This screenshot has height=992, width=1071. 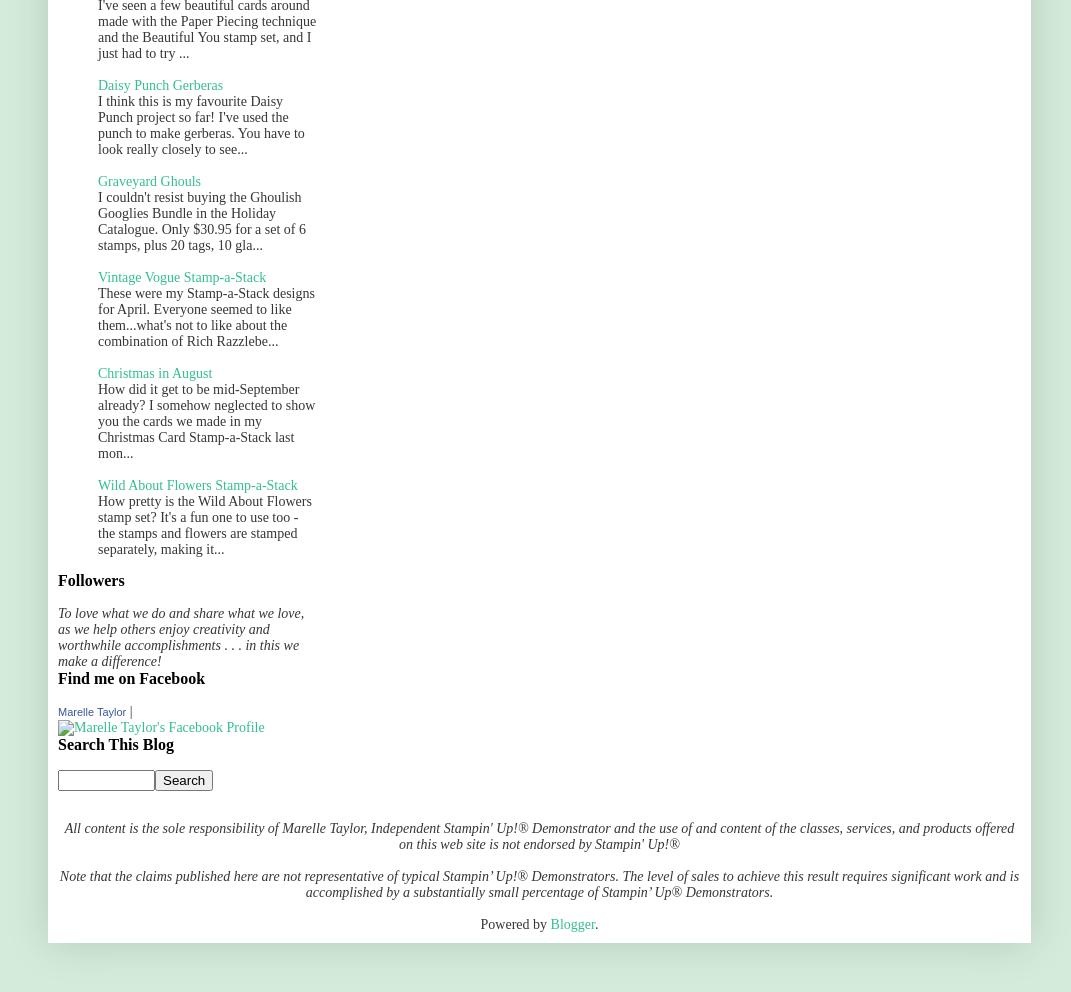 I want to click on 'How pretty is the Wild About Flowers  stamp set? It's a fun one to use too - the stamps and flowers are stamped separately, making it...', so click(x=203, y=524).